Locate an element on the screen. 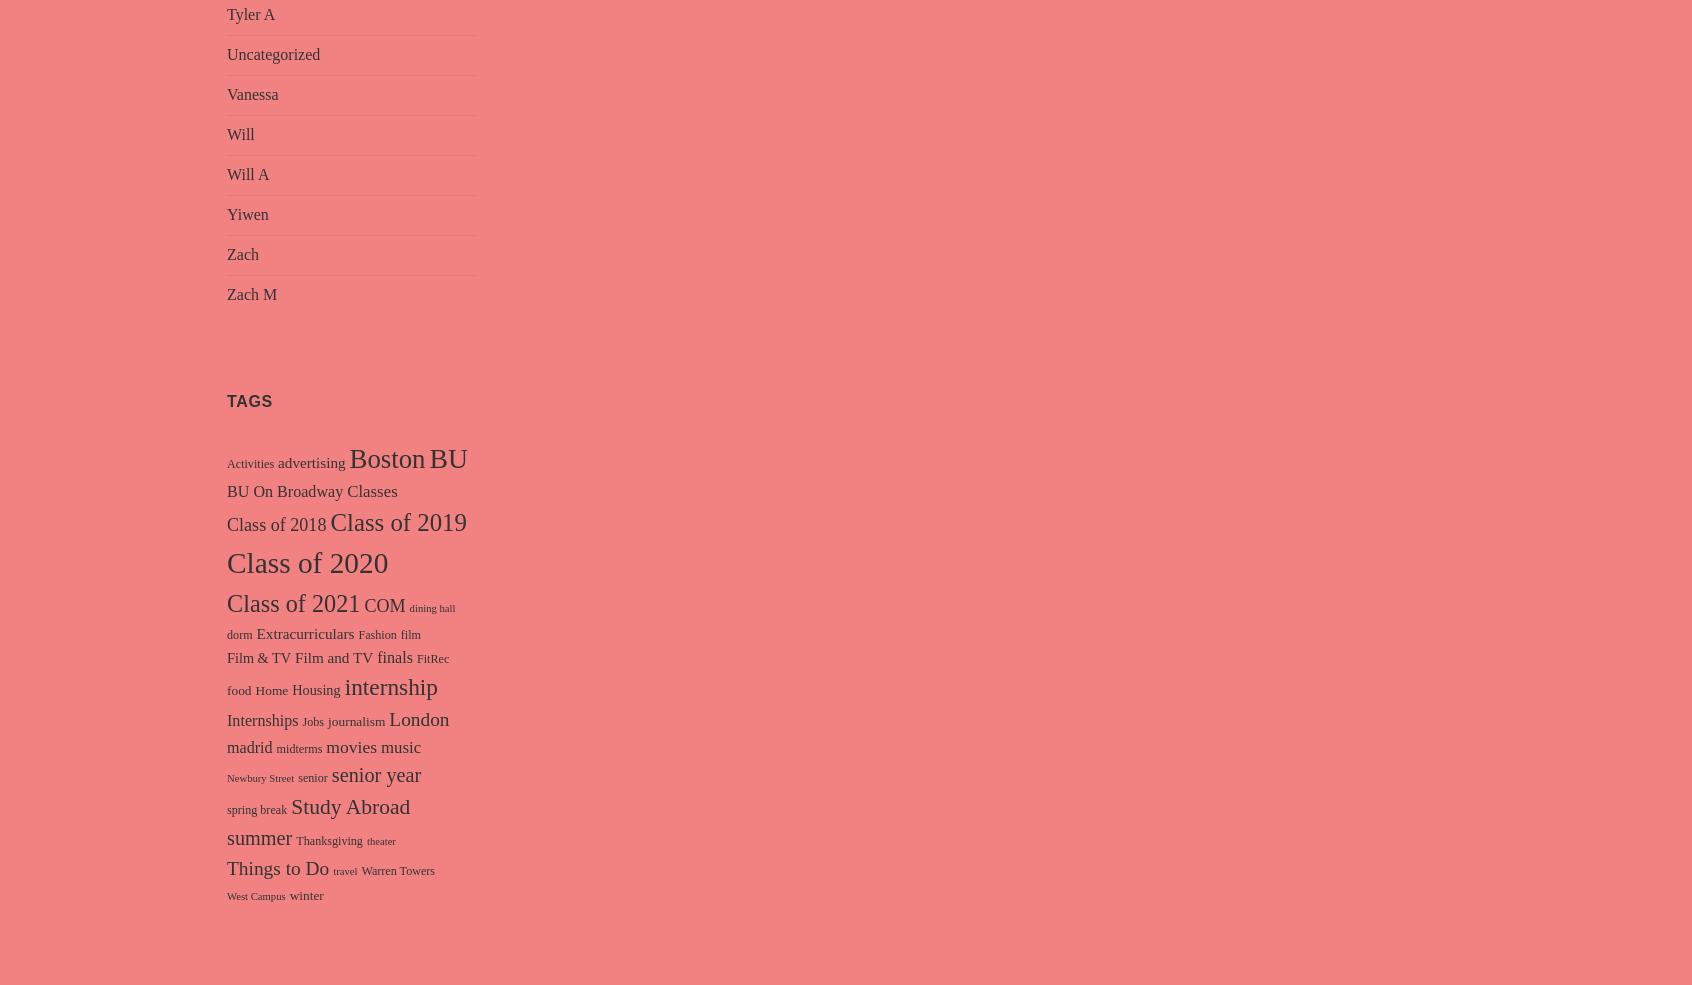 This screenshot has width=1692, height=985. 'Will A' is located at coordinates (227, 174).